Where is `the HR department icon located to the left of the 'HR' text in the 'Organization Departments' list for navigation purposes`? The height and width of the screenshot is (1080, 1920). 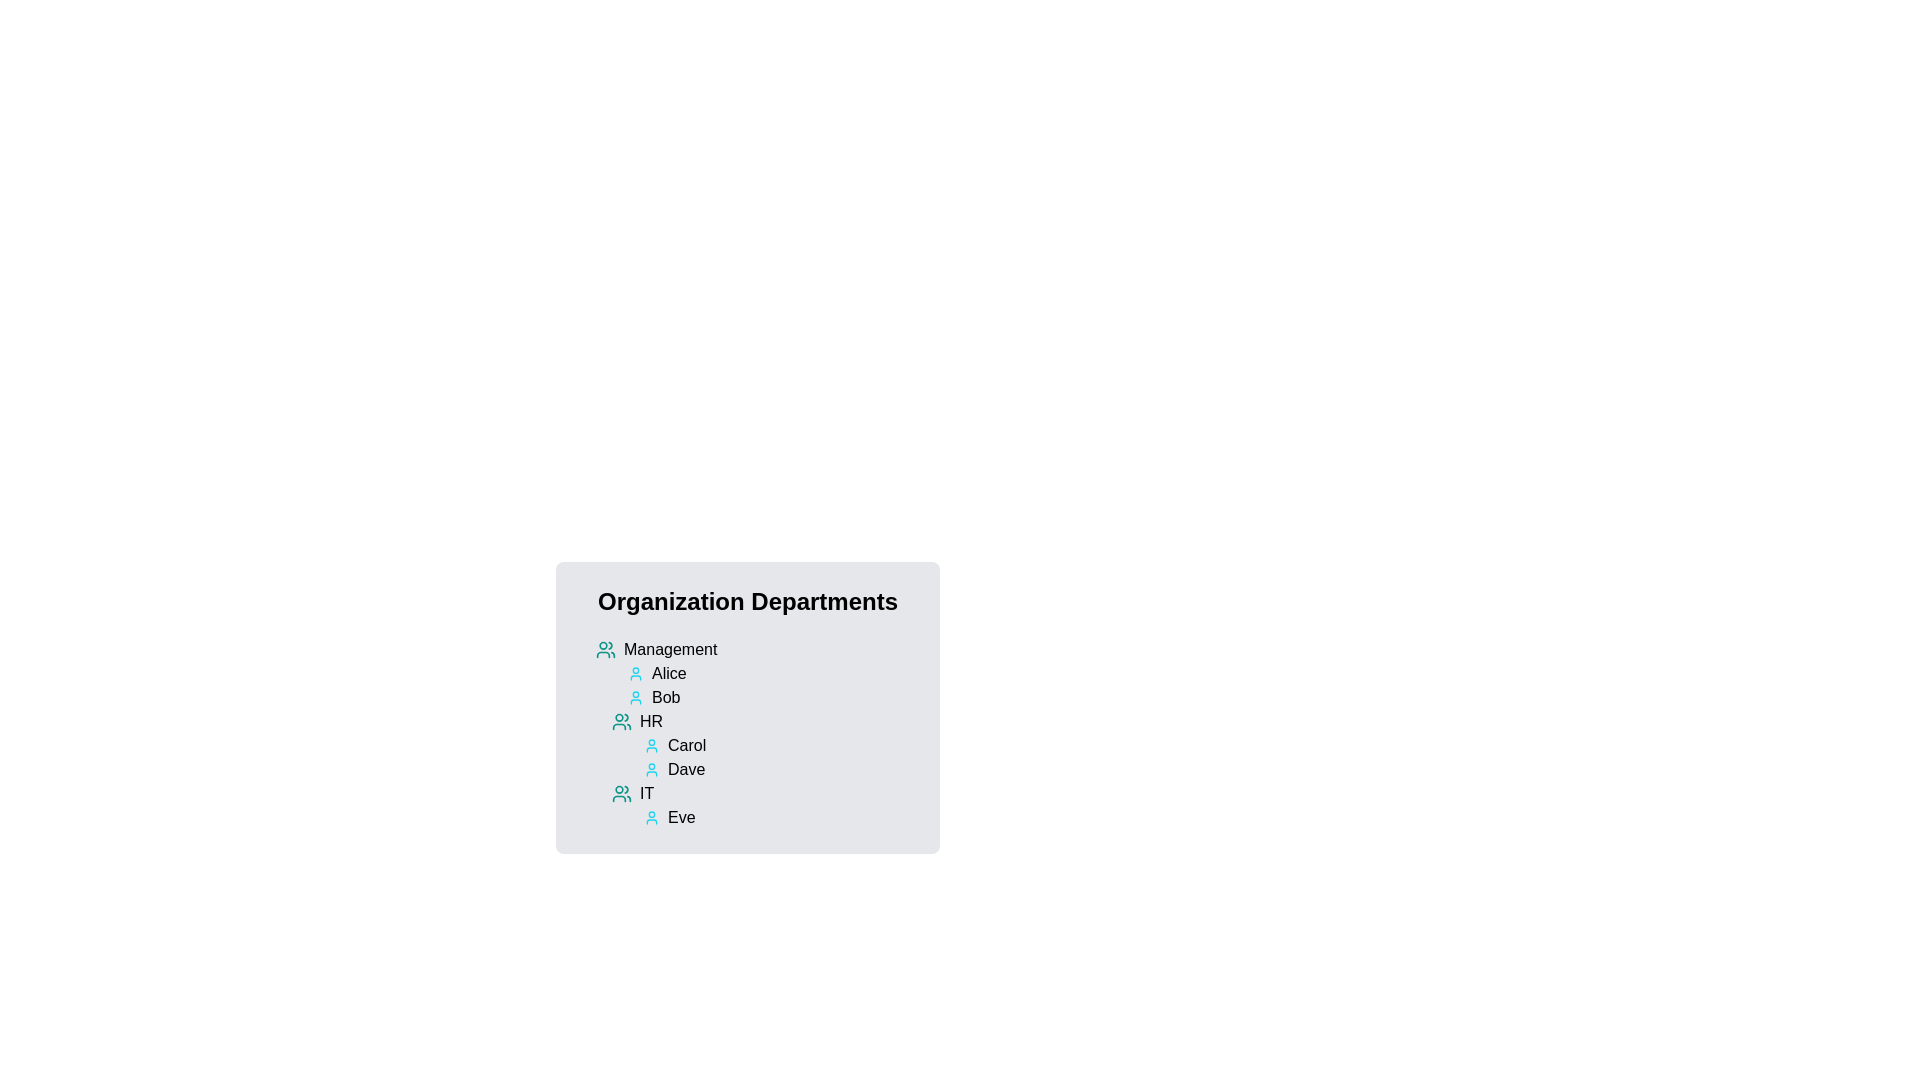
the HR department icon located to the left of the 'HR' text in the 'Organization Departments' list for navigation purposes is located at coordinates (621, 721).